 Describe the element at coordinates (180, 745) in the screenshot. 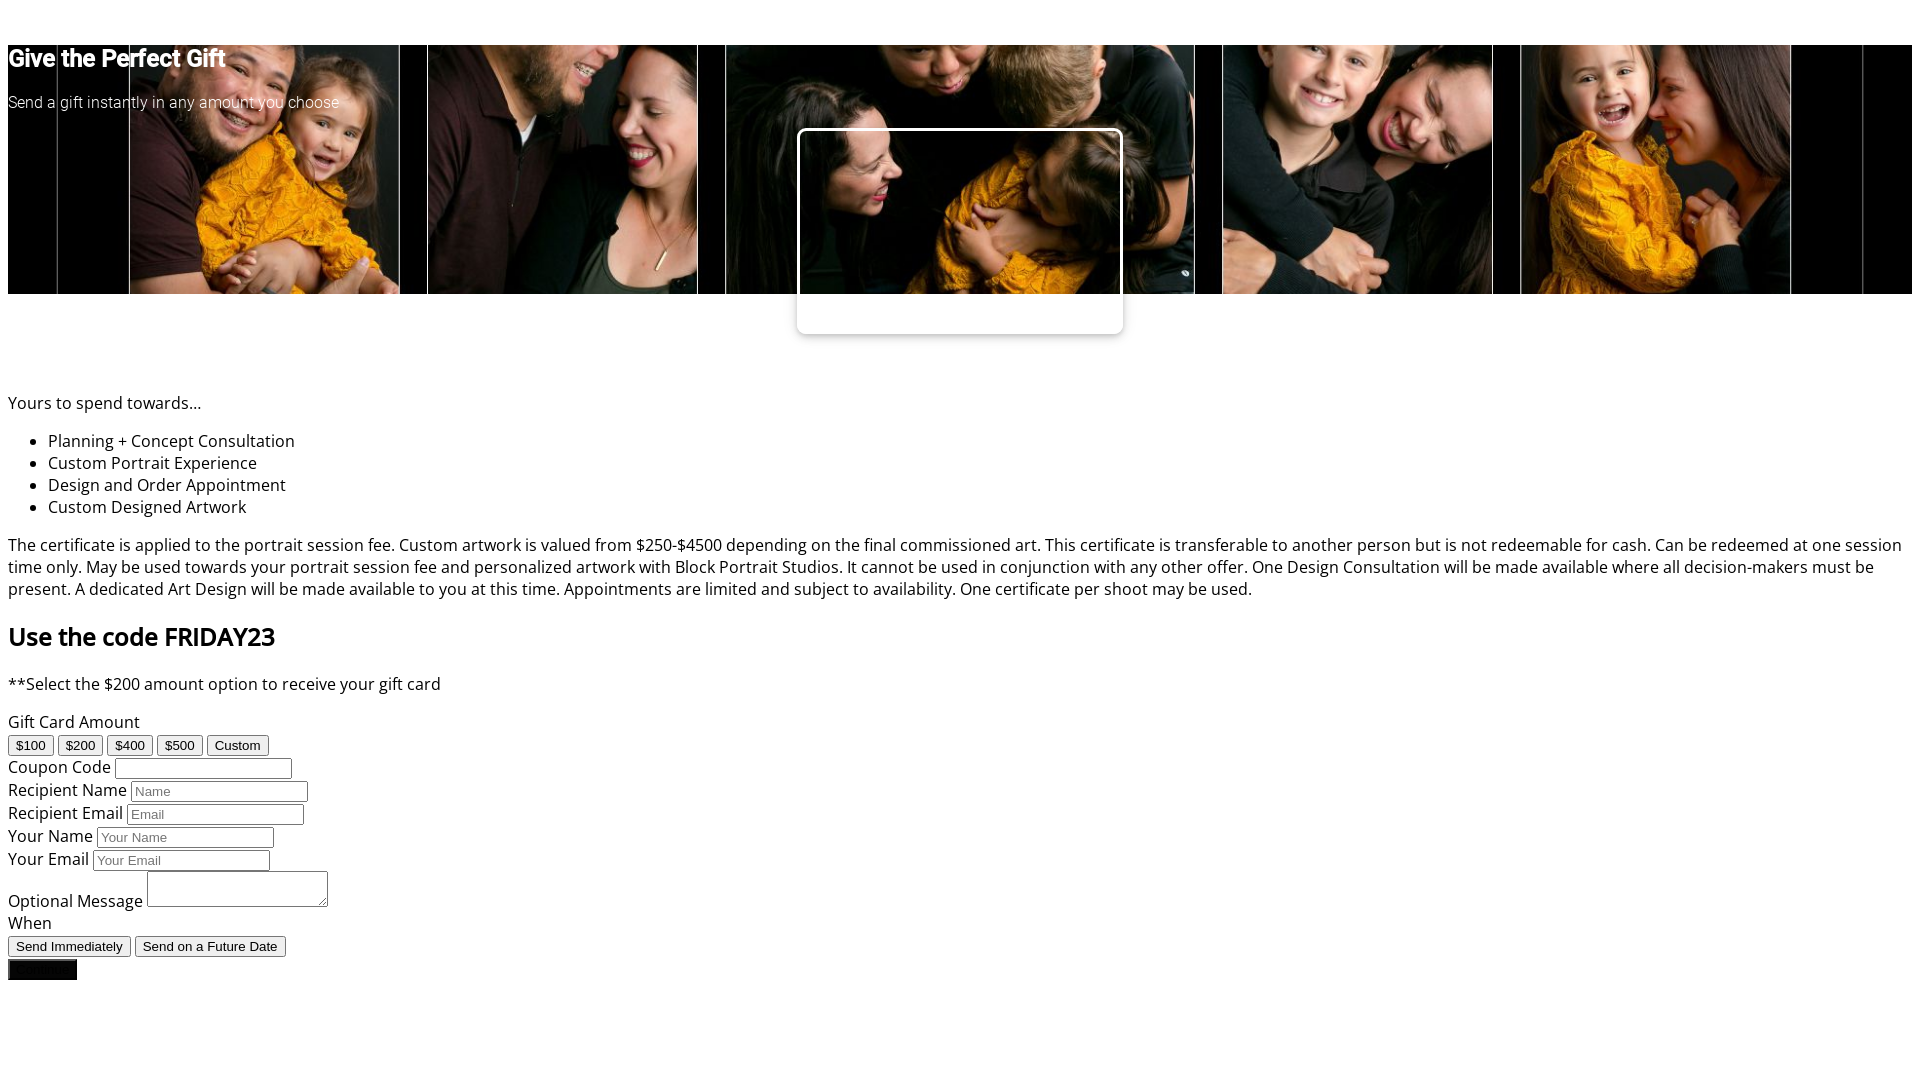

I see `'$500'` at that location.